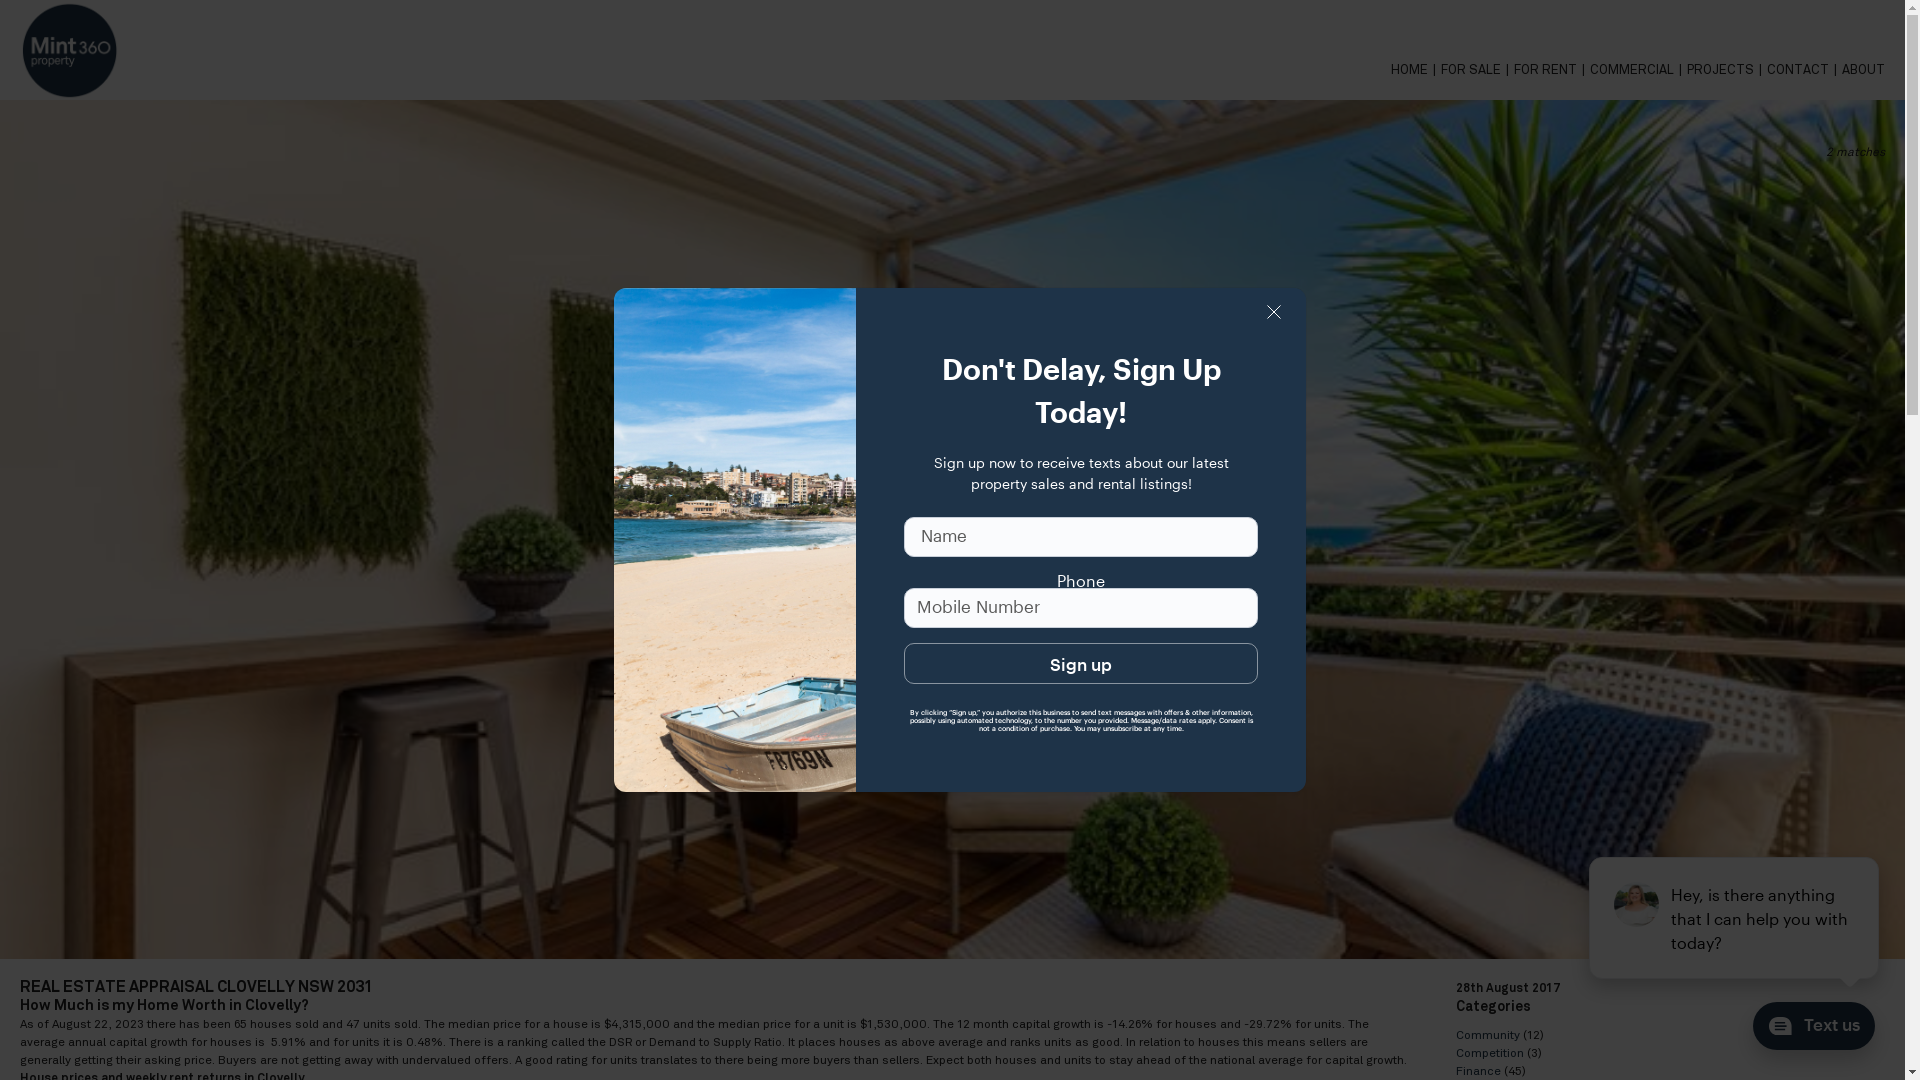  Describe the element at coordinates (1455, 1052) in the screenshot. I see `'Competition'` at that location.